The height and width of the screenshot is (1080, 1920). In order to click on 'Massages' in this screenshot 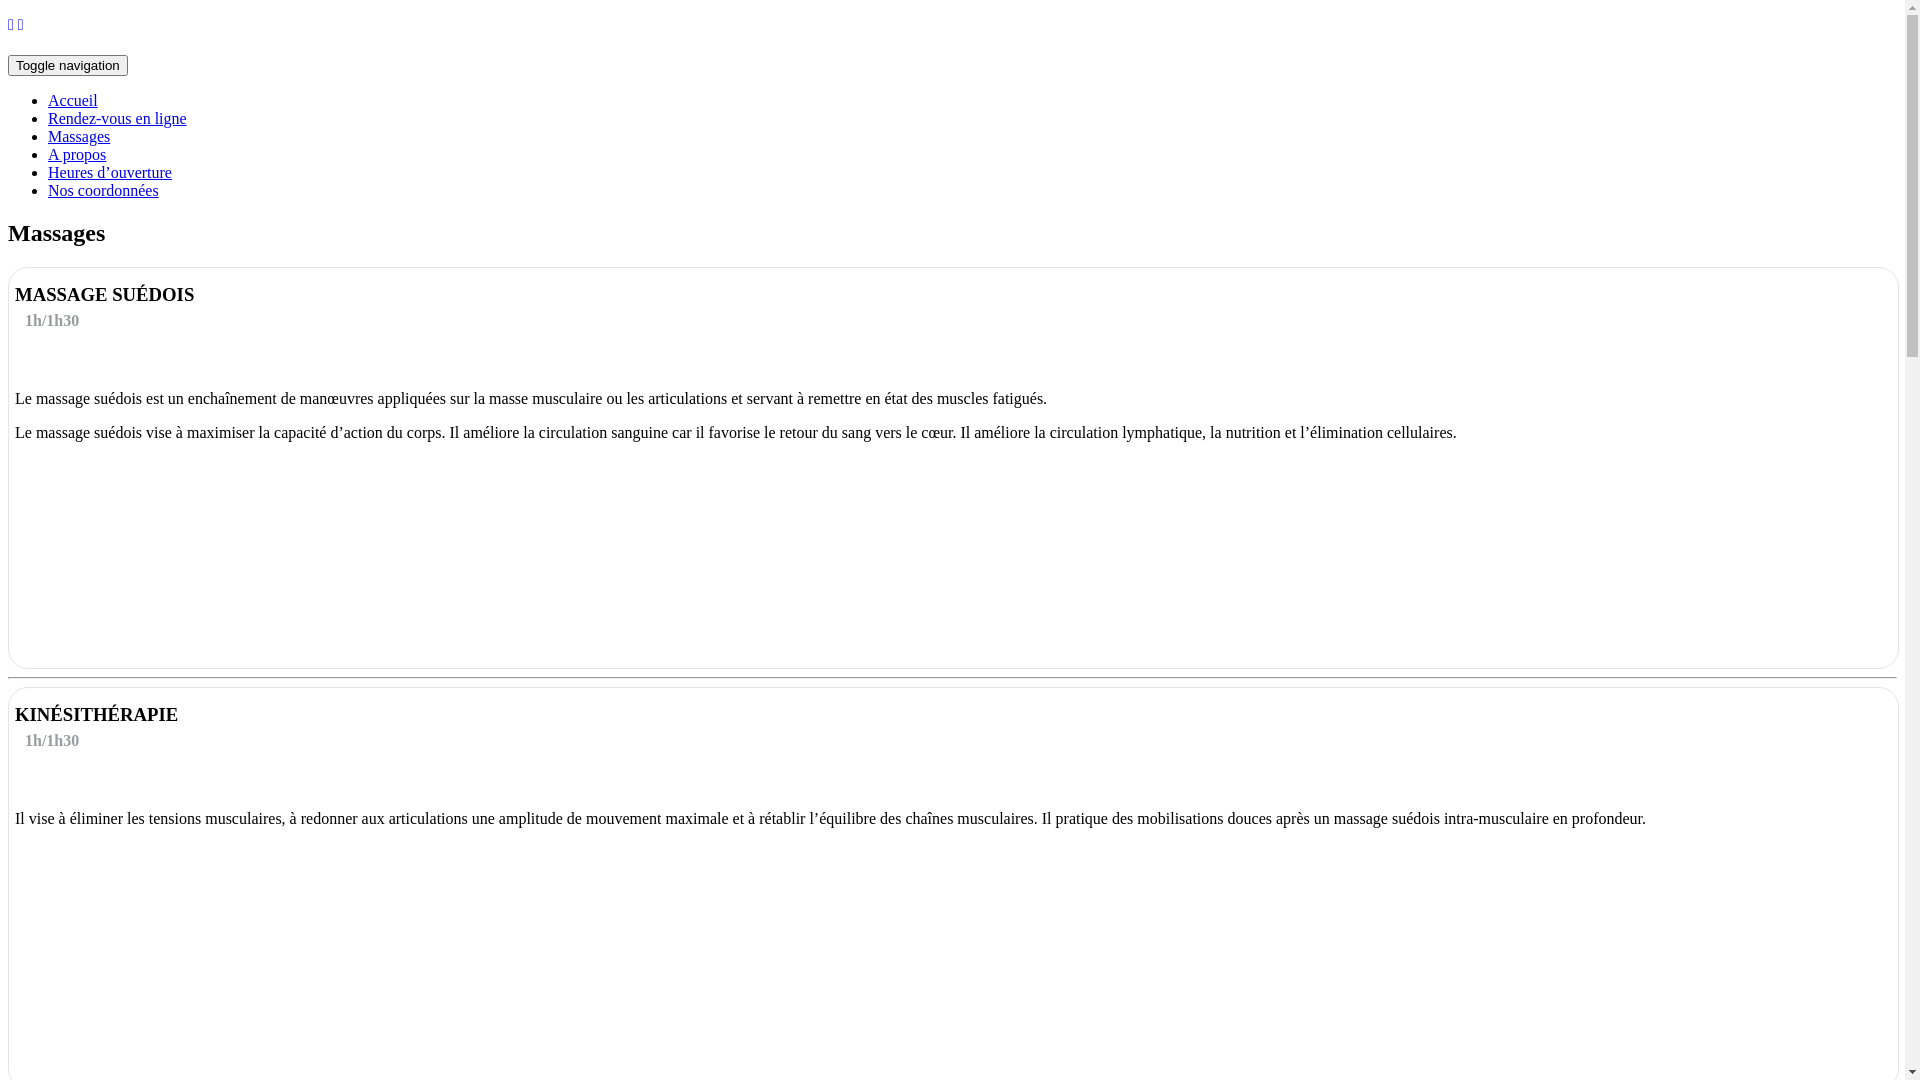, I will do `click(78, 135)`.